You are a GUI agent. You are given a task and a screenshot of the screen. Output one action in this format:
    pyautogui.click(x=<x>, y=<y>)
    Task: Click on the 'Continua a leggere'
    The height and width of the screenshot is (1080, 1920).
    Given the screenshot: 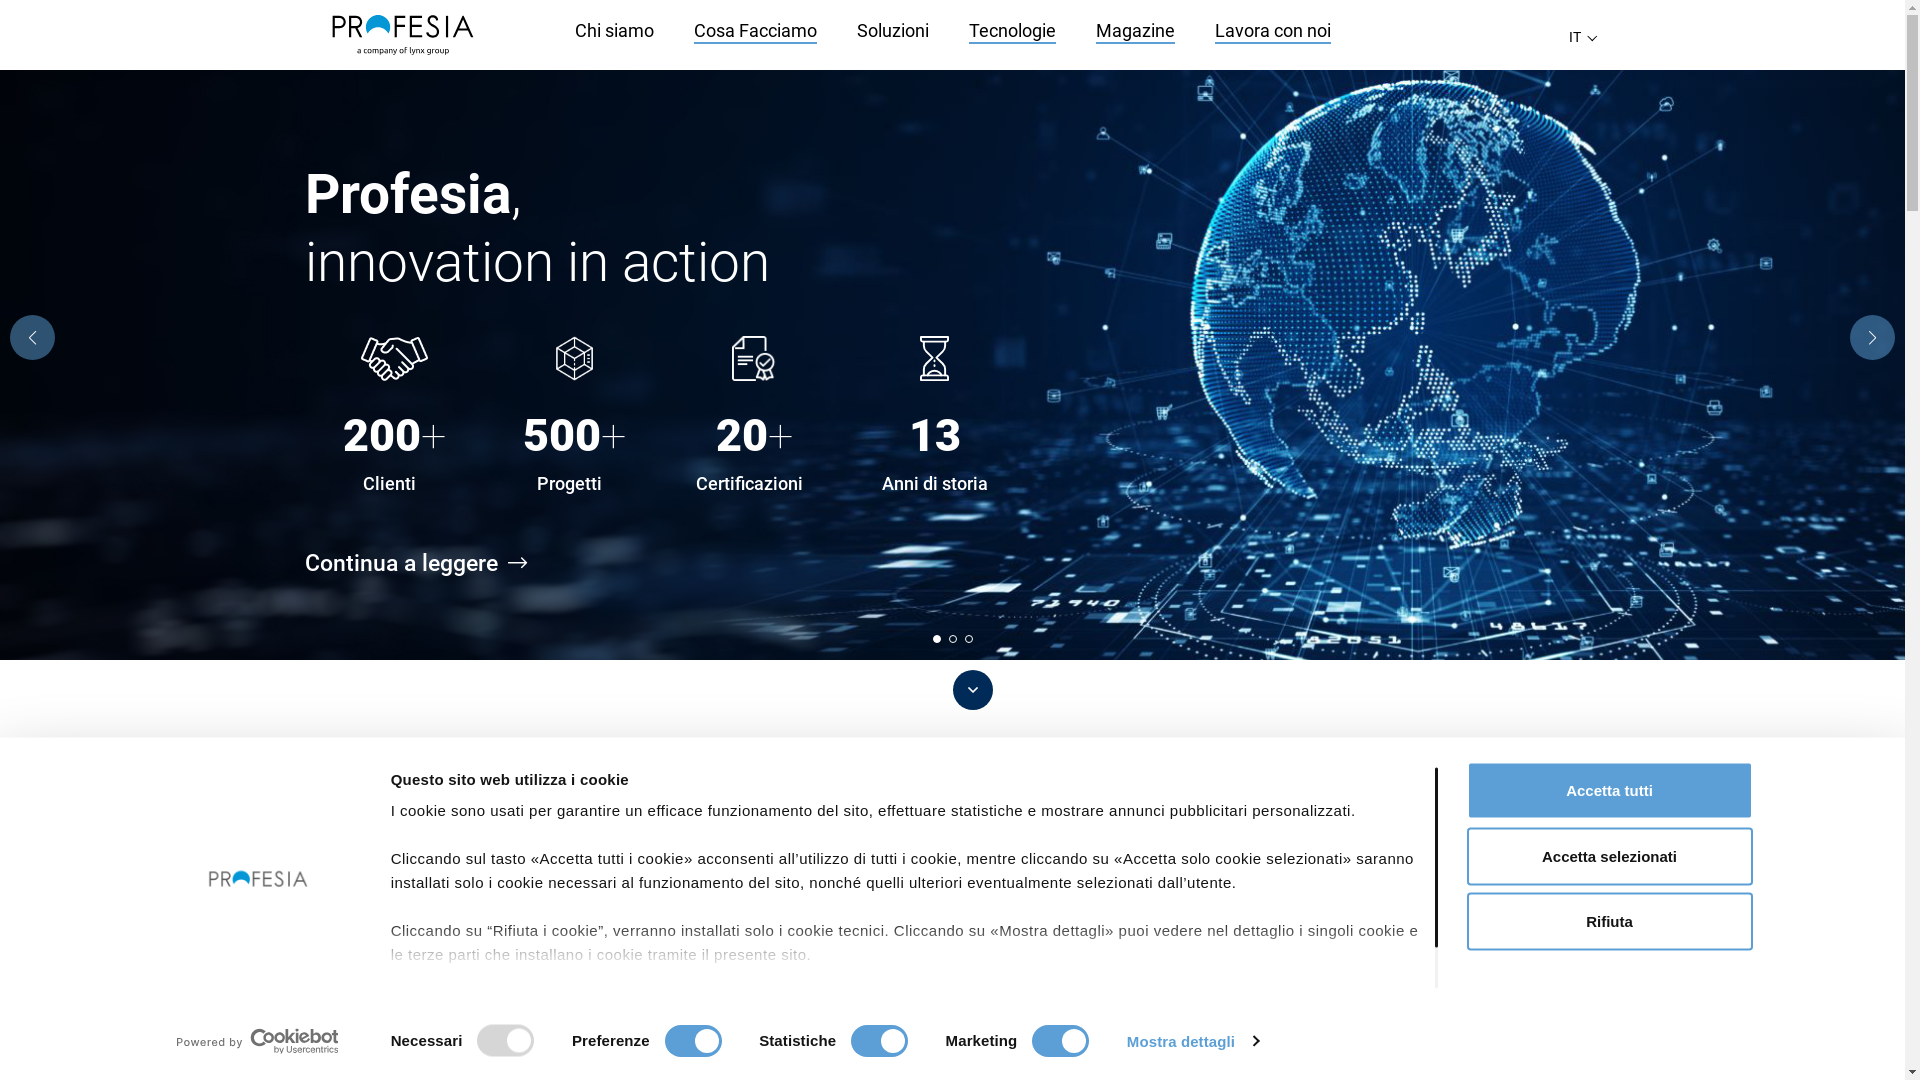 What is the action you would take?
    pyautogui.click(x=429, y=563)
    